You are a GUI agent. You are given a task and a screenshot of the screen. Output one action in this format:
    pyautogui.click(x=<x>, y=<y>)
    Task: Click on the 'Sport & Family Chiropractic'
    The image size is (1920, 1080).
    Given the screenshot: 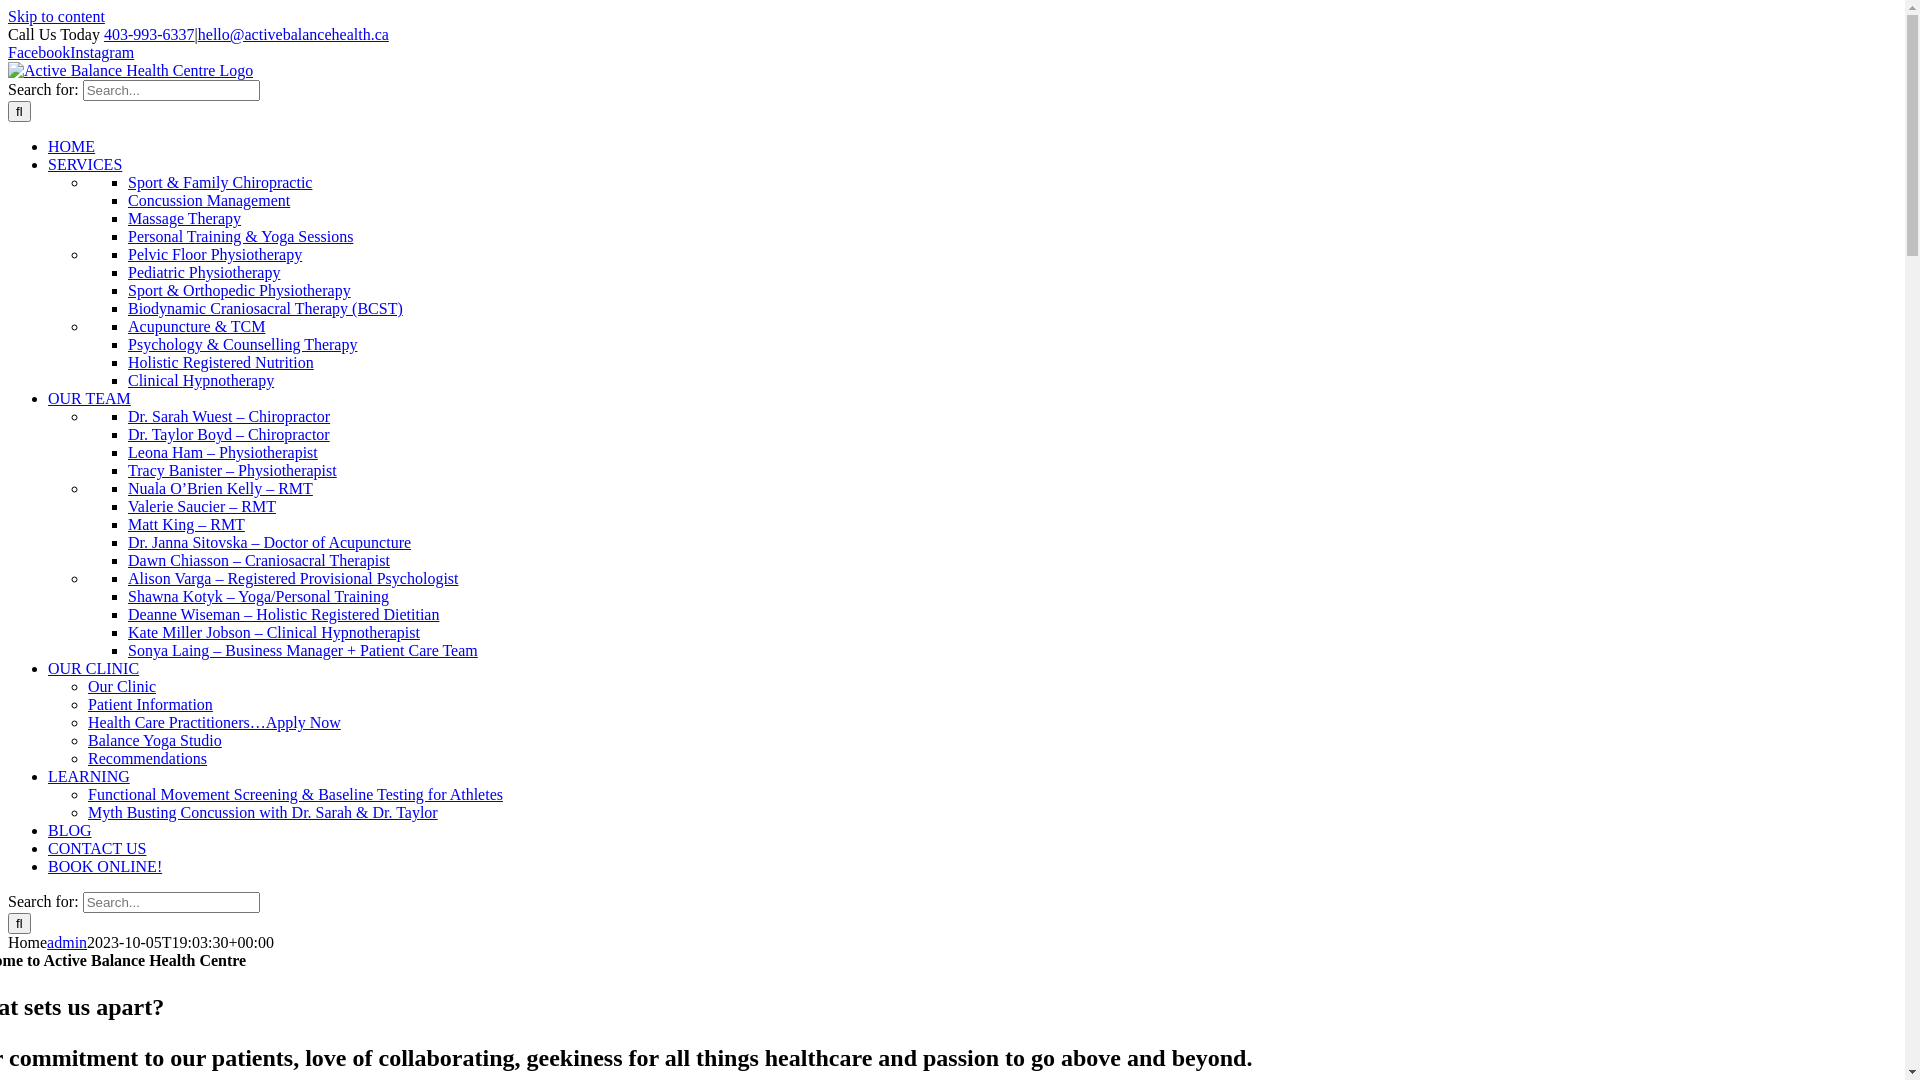 What is the action you would take?
    pyautogui.click(x=220, y=182)
    